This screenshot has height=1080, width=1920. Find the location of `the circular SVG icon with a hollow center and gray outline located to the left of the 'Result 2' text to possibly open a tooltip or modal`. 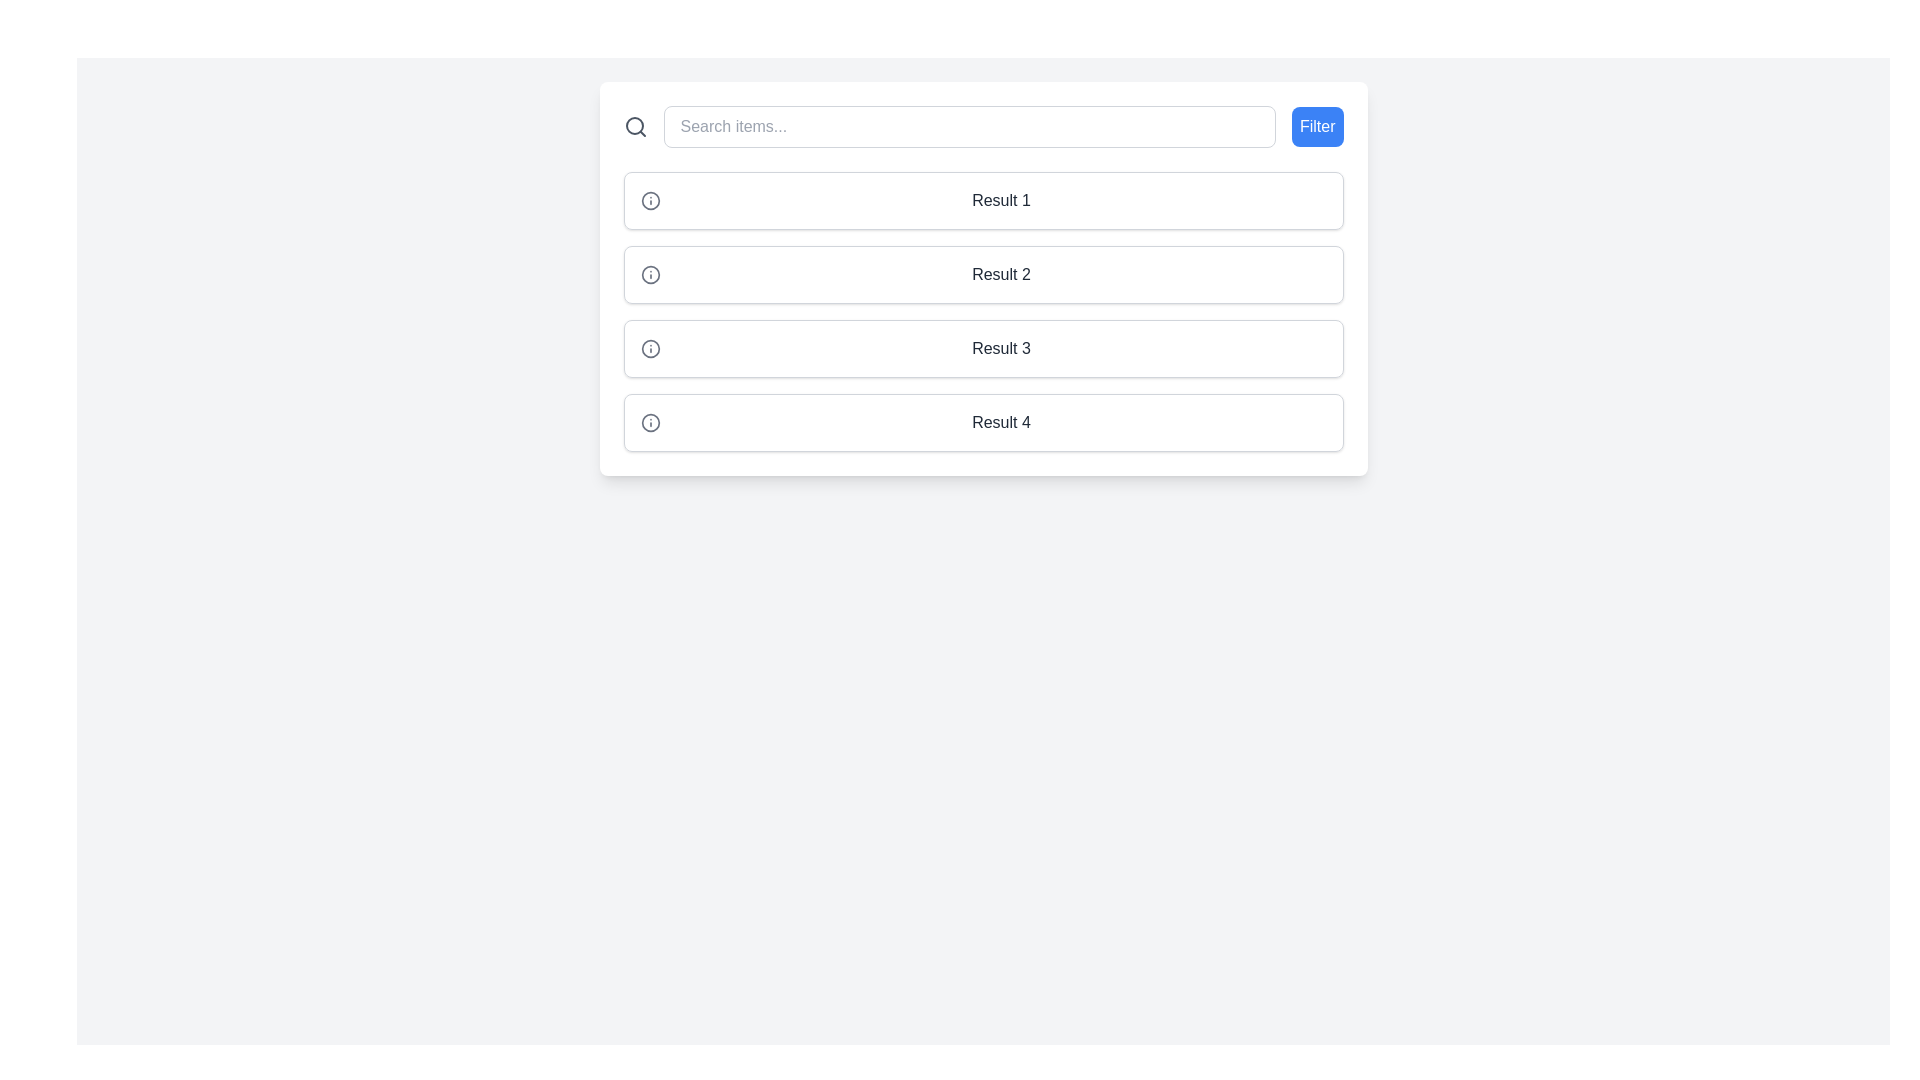

the circular SVG icon with a hollow center and gray outline located to the left of the 'Result 2' text to possibly open a tooltip or modal is located at coordinates (650, 274).